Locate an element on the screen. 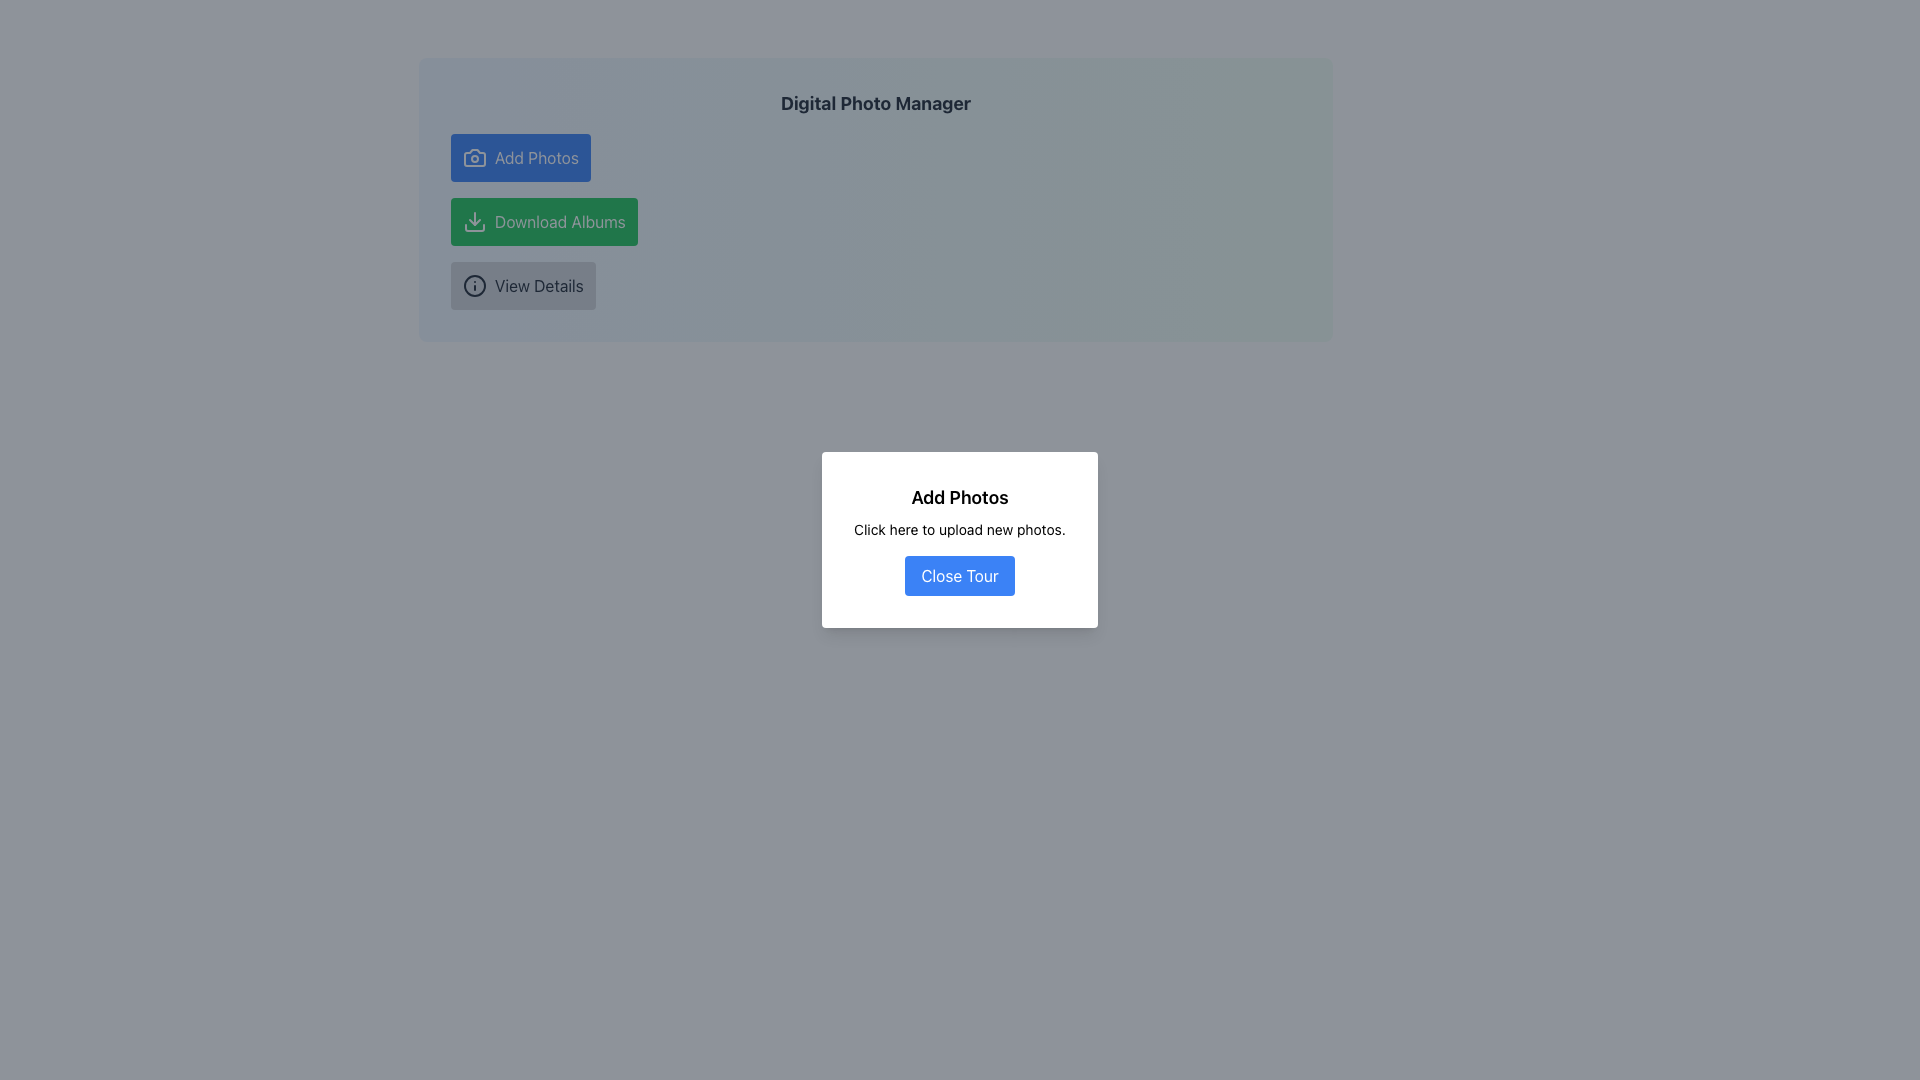 The height and width of the screenshot is (1080, 1920). the green 'Download Albums' button with a white text label and a downward arrow icon is located at coordinates (544, 222).